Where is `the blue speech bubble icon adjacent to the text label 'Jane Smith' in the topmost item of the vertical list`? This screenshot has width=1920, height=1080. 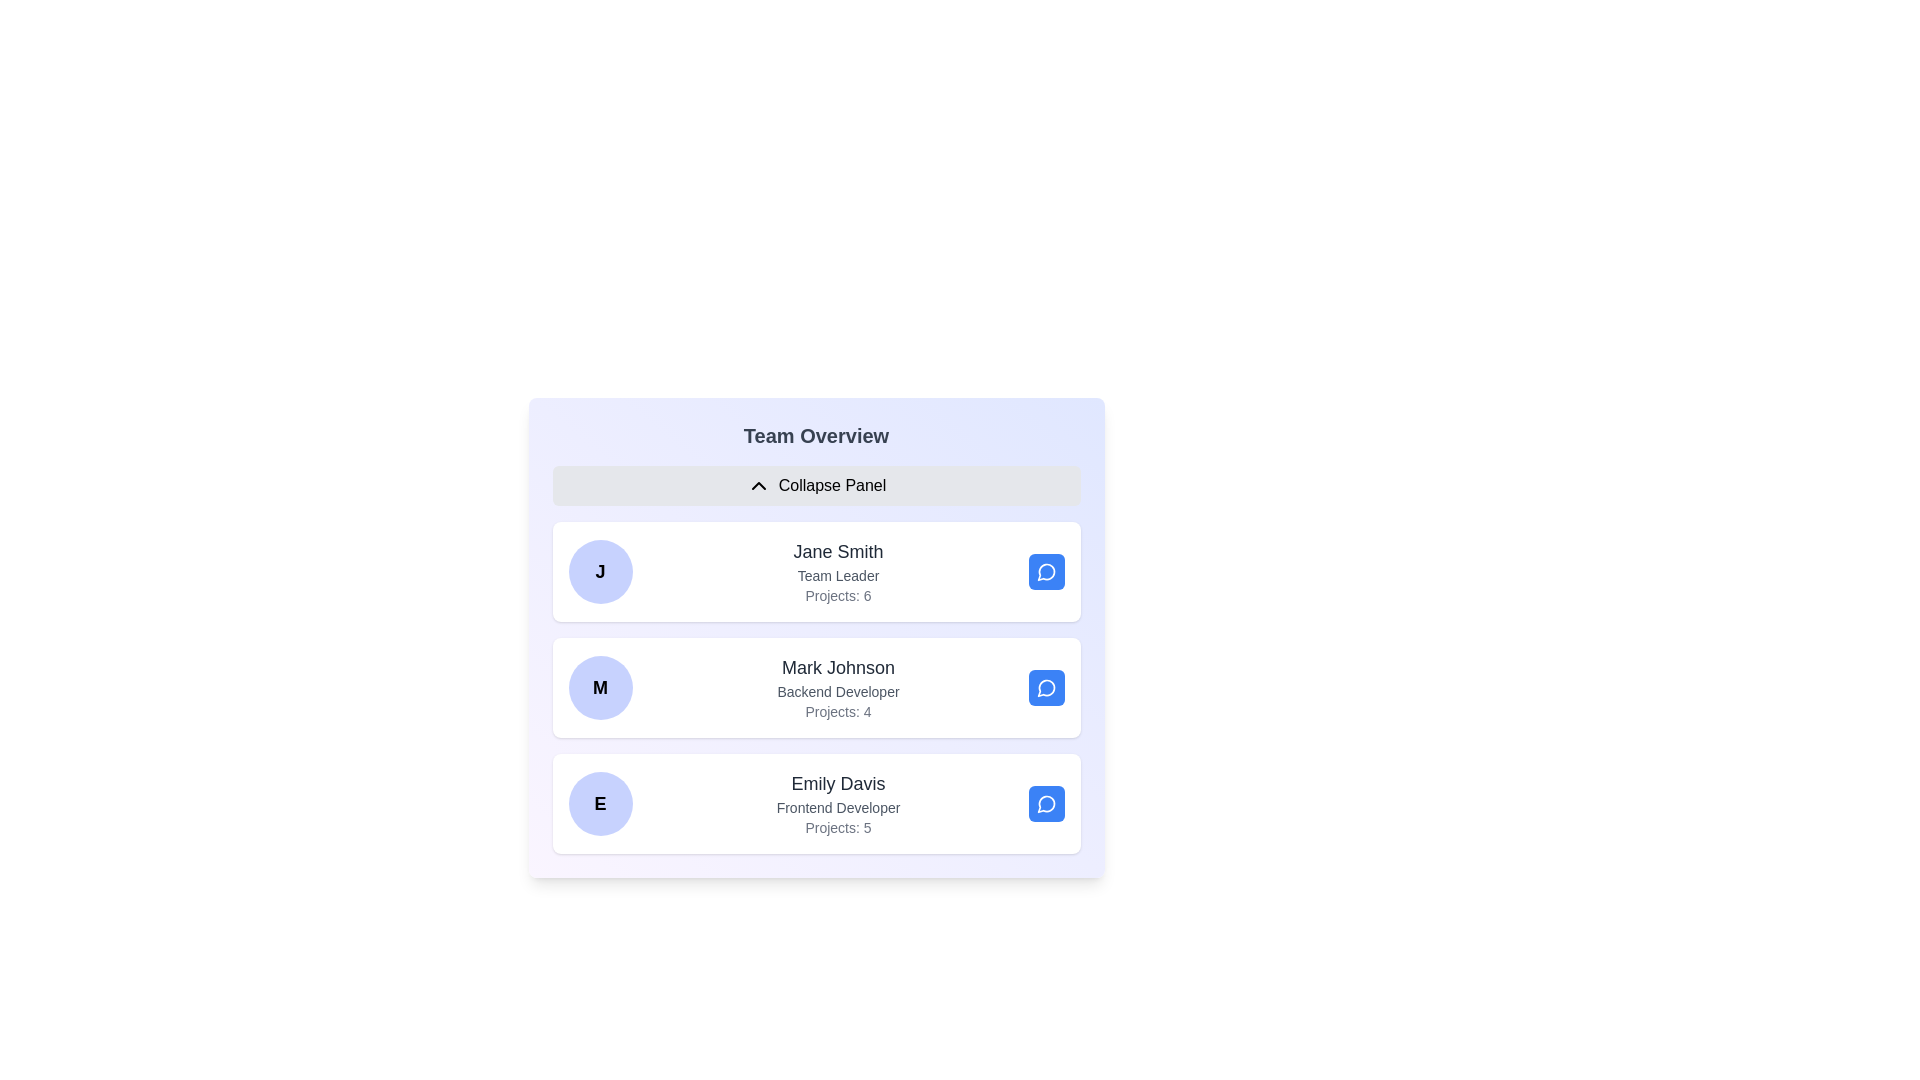 the blue speech bubble icon adjacent to the text label 'Jane Smith' in the topmost item of the vertical list is located at coordinates (1045, 572).